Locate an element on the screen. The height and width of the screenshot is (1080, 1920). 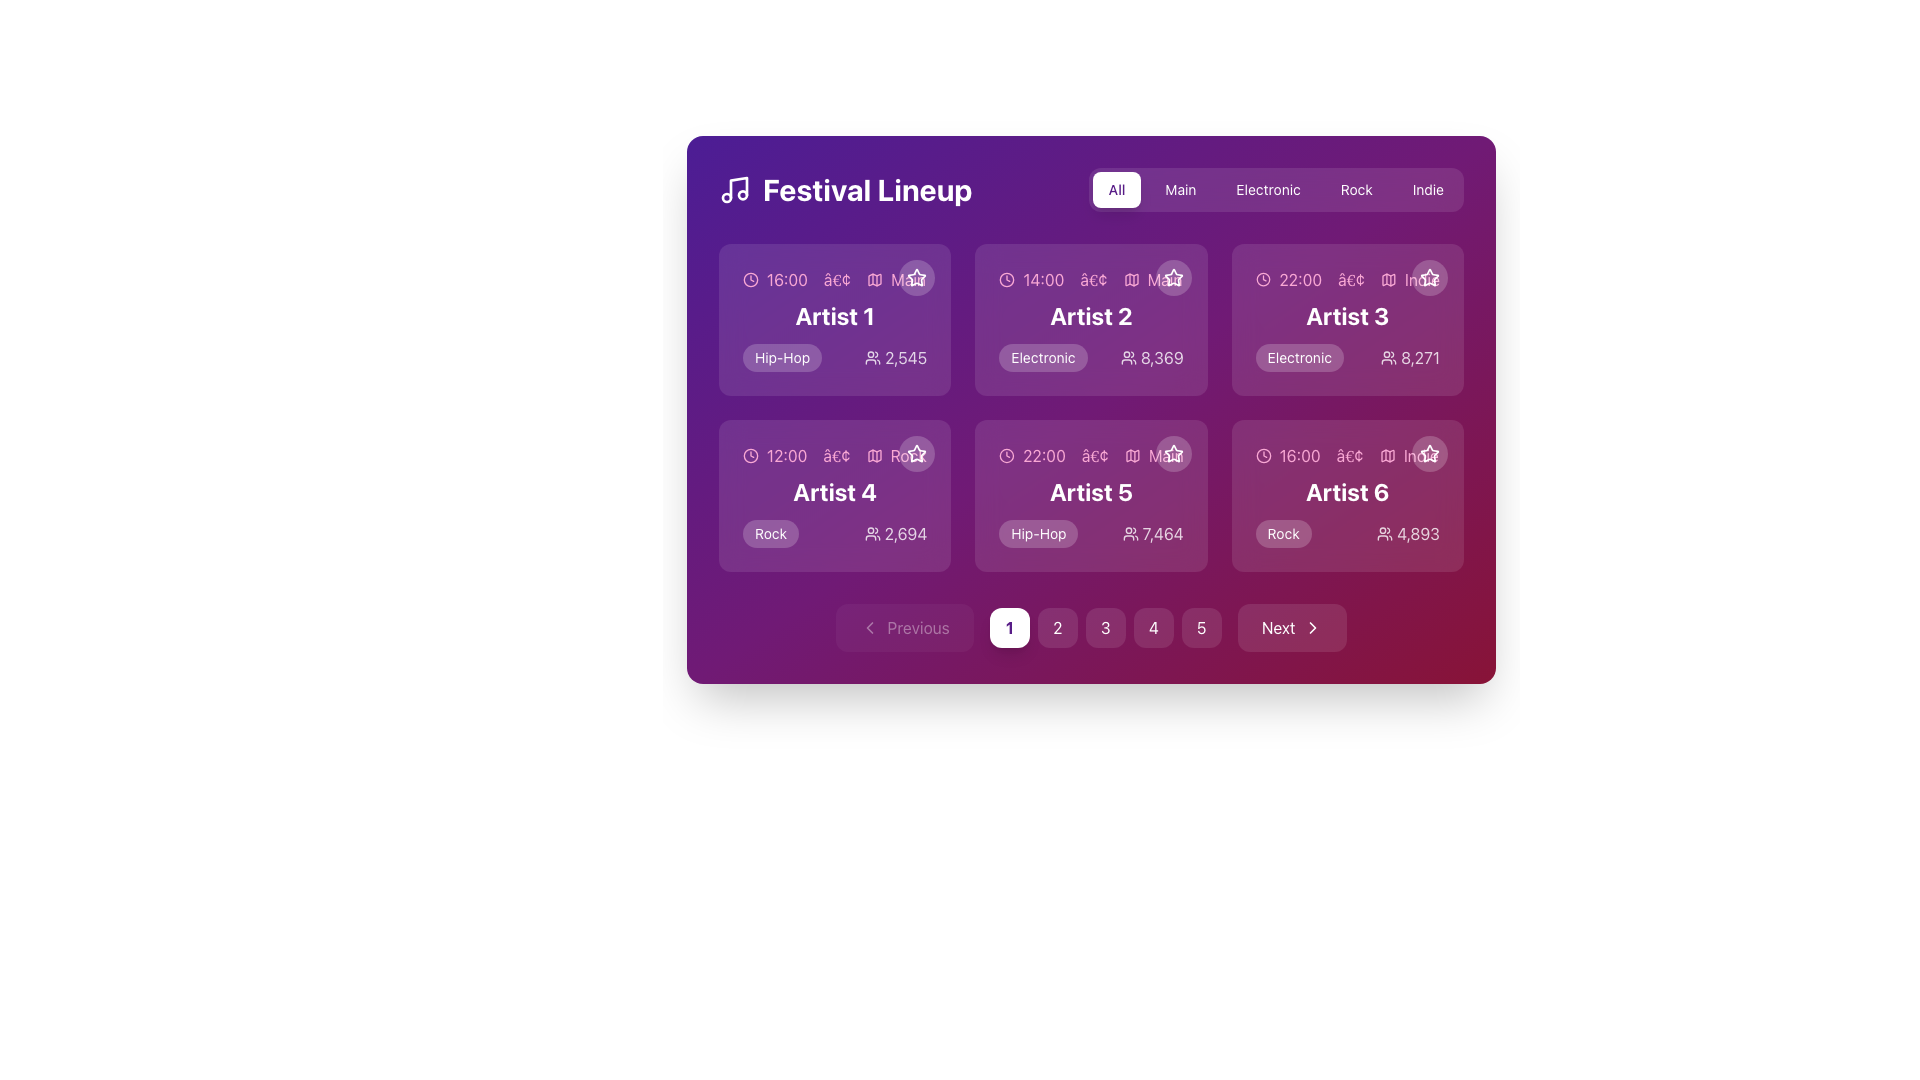
the star icon located under the 'Artist 2' section to mark or unmark the entity as favorite is located at coordinates (1173, 277).